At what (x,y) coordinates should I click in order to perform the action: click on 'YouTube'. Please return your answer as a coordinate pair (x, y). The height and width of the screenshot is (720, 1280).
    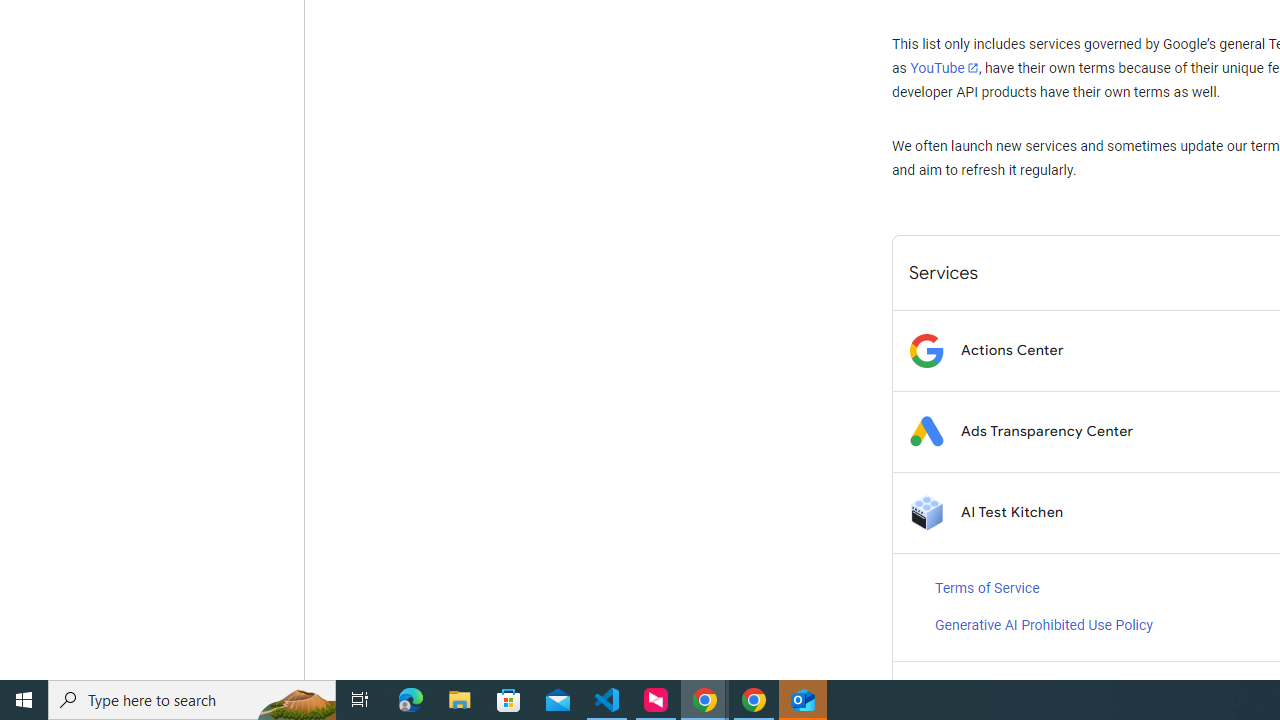
    Looking at the image, I should click on (943, 67).